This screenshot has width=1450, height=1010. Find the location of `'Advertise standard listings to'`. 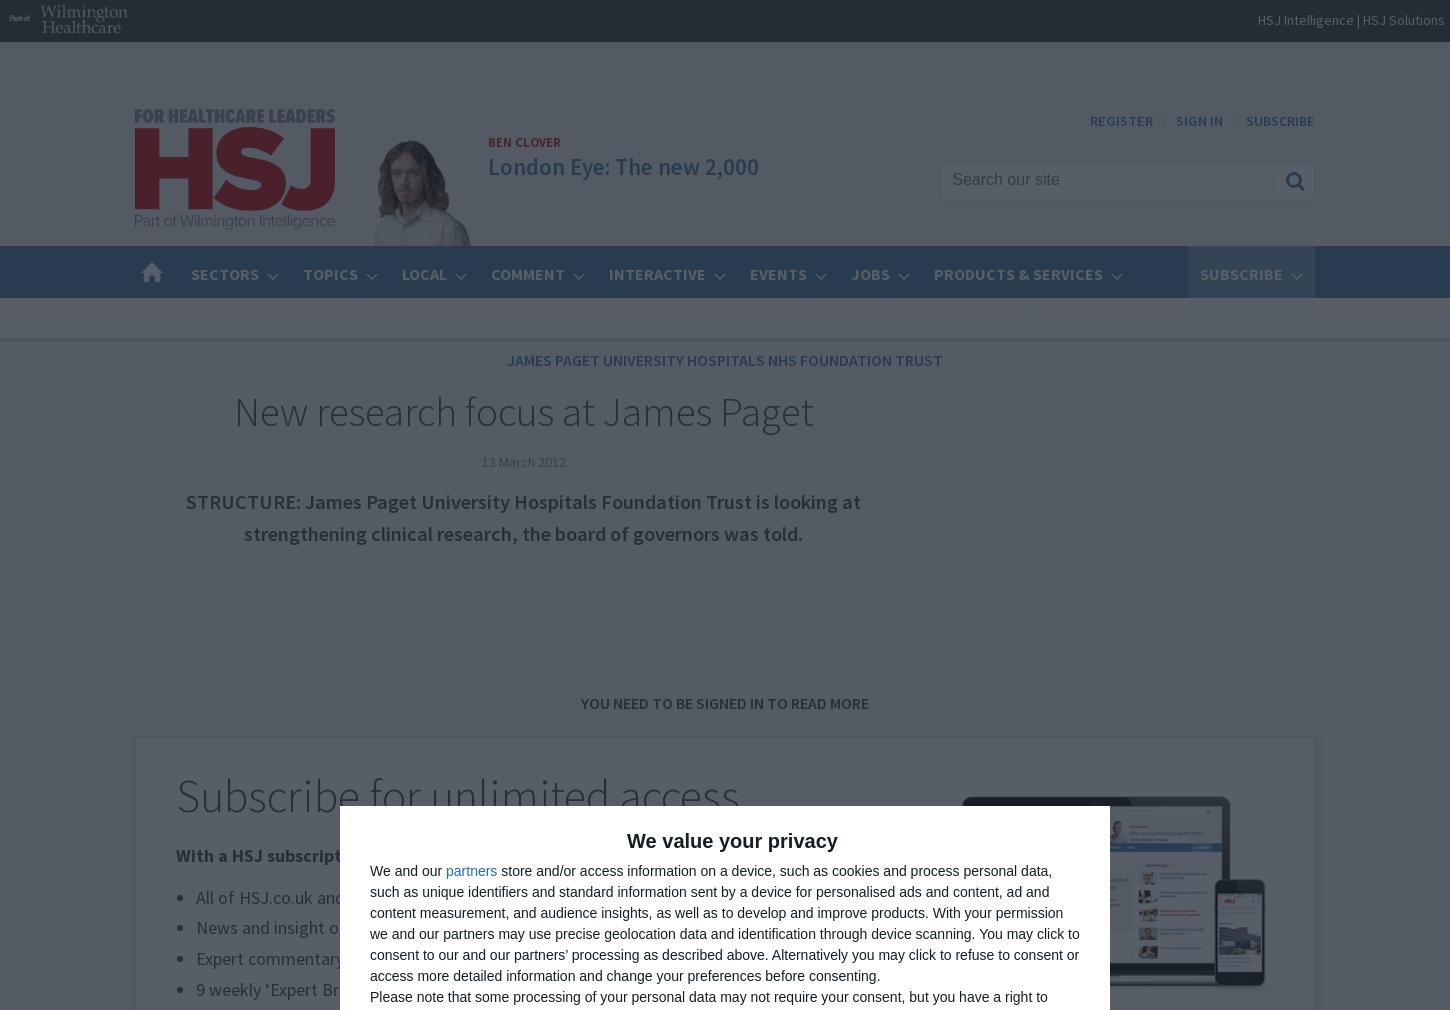

'Advertise standard listings to' is located at coordinates (866, 619).